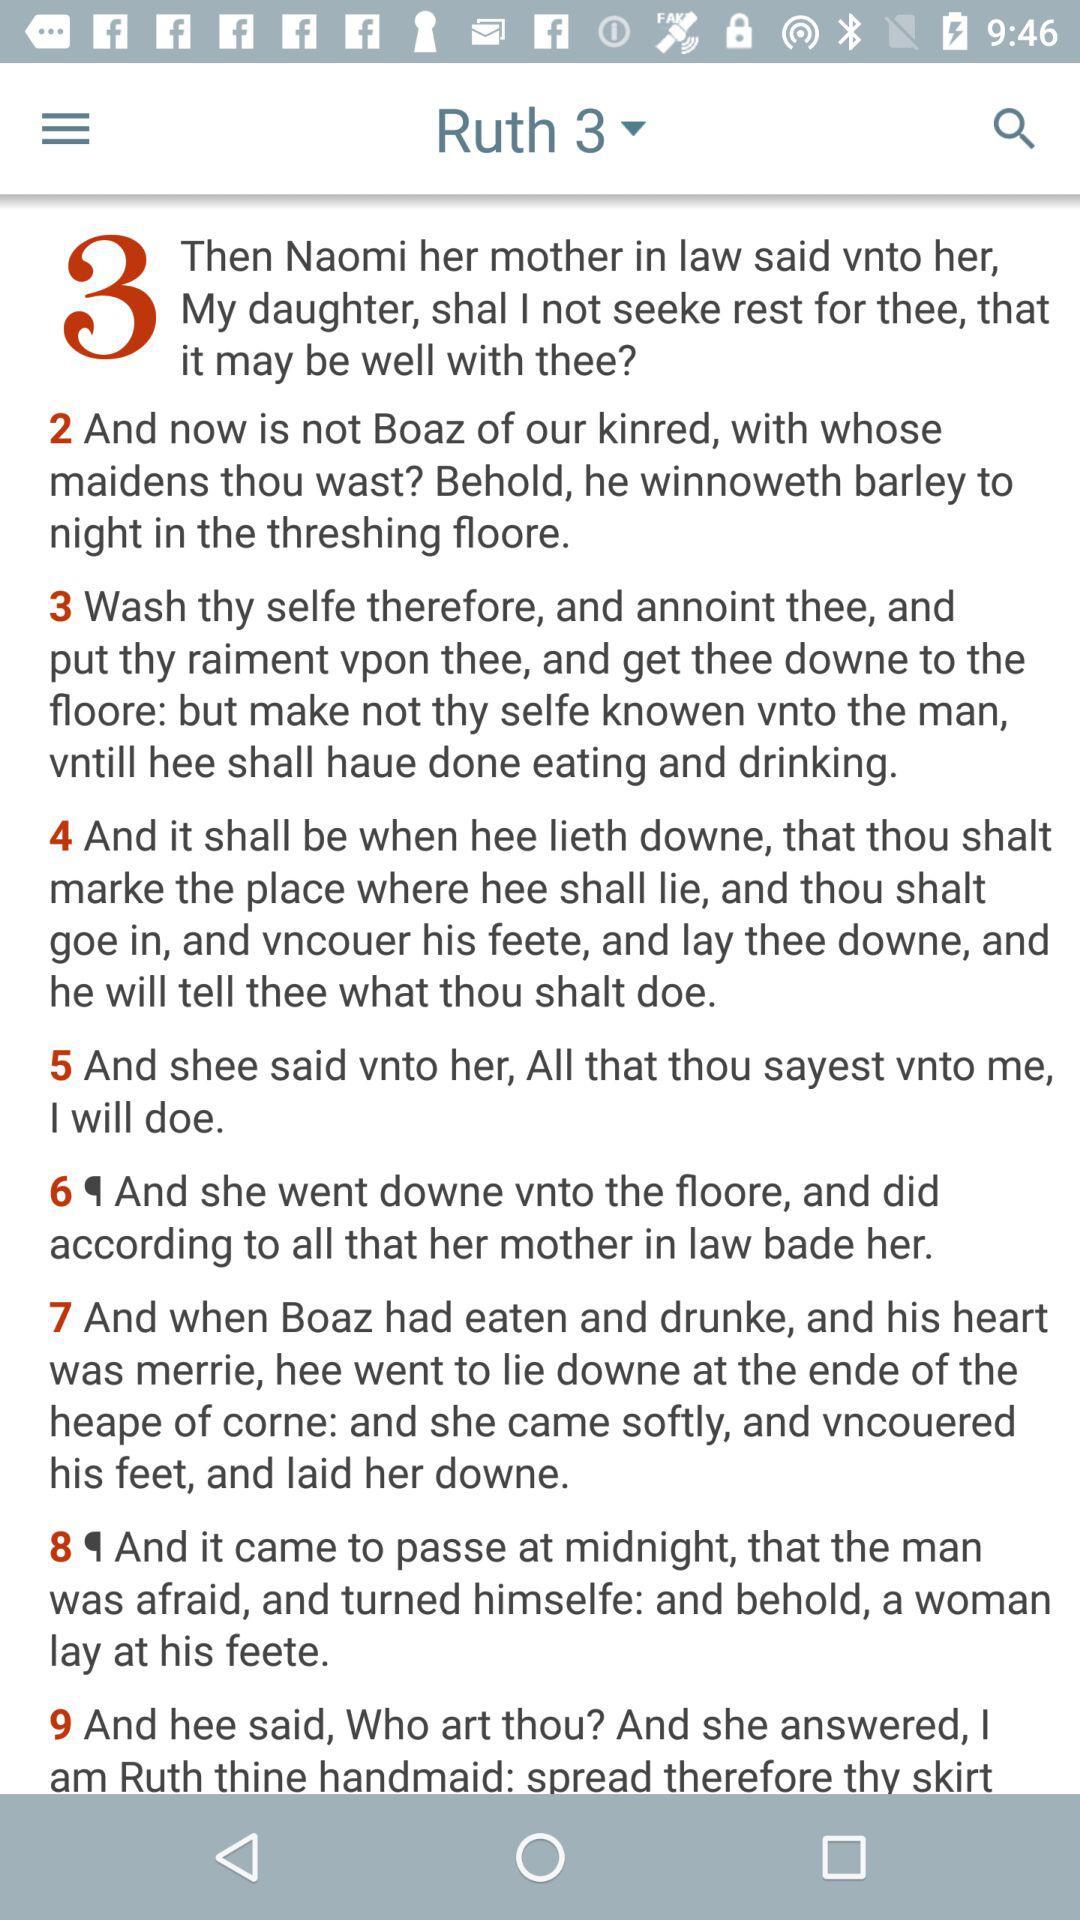 The image size is (1080, 1920). I want to click on 2 and now item, so click(551, 481).